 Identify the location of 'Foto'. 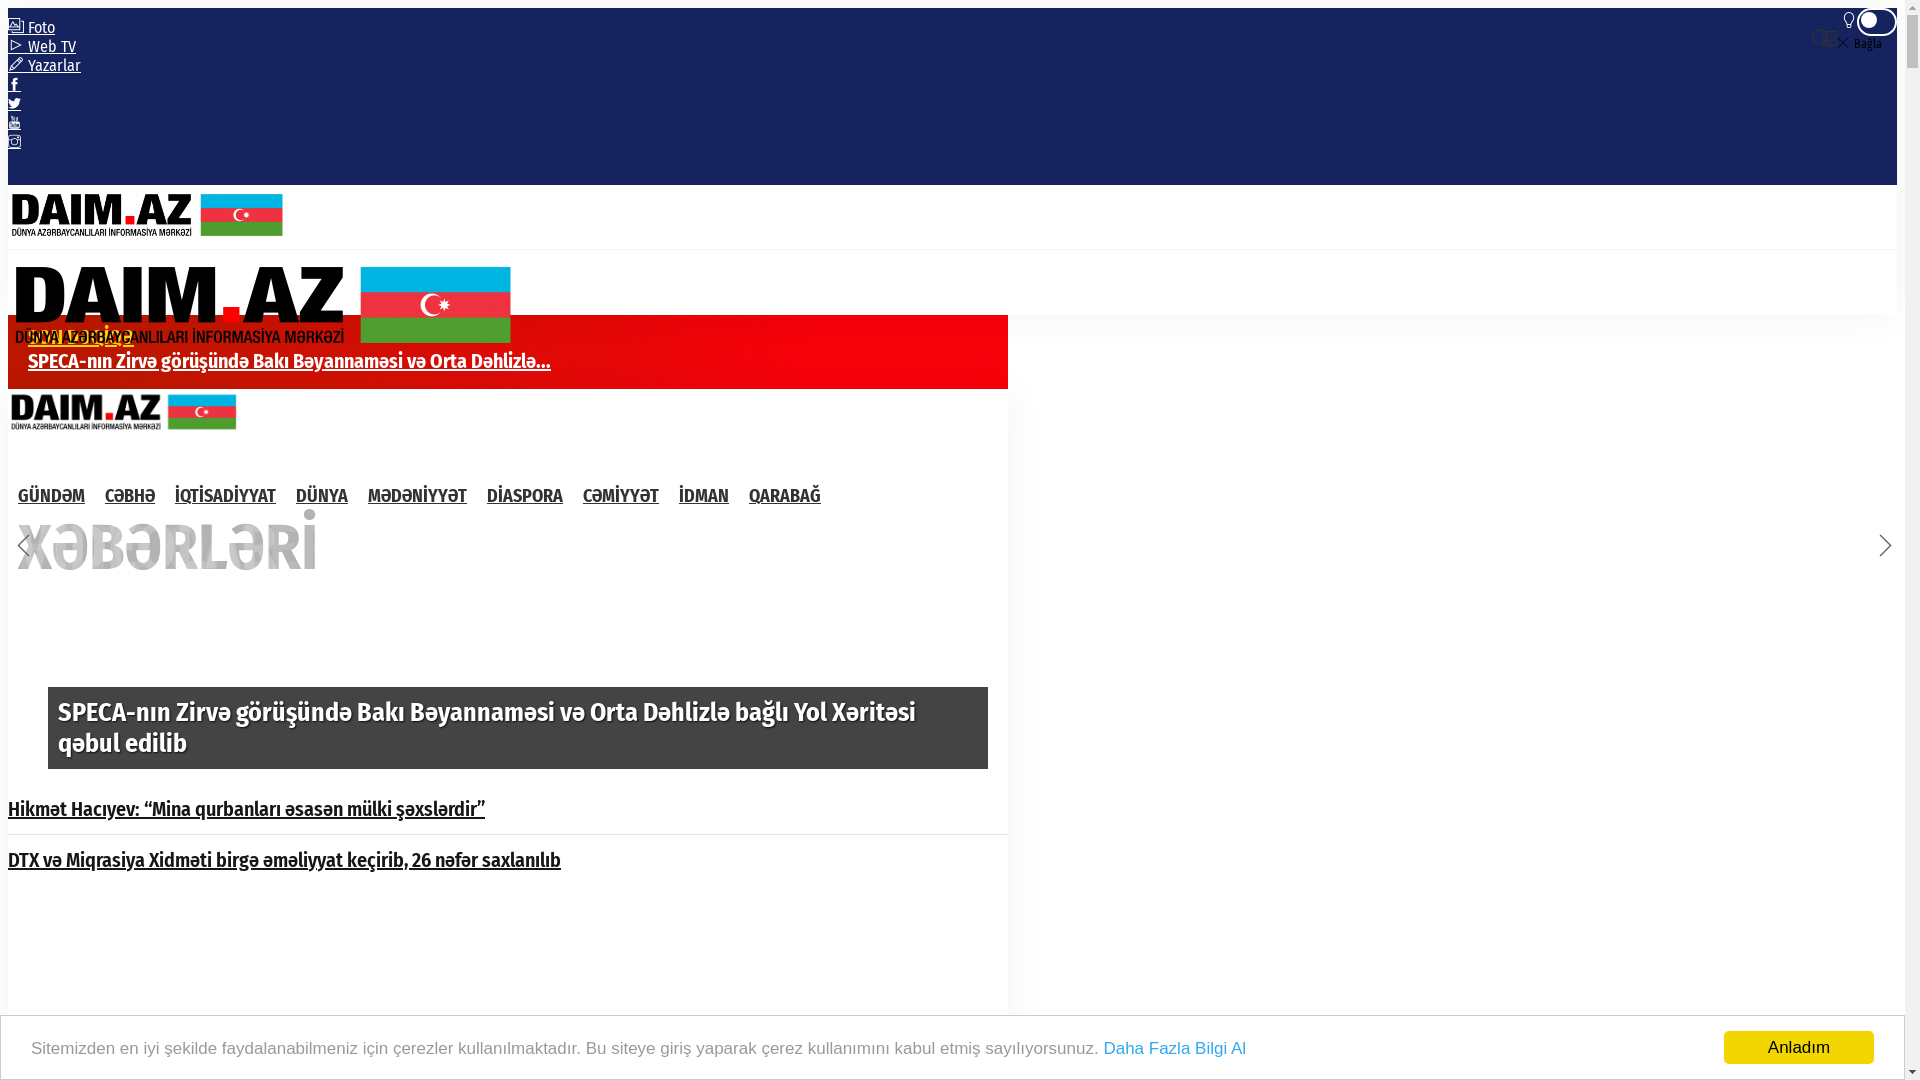
(31, 27).